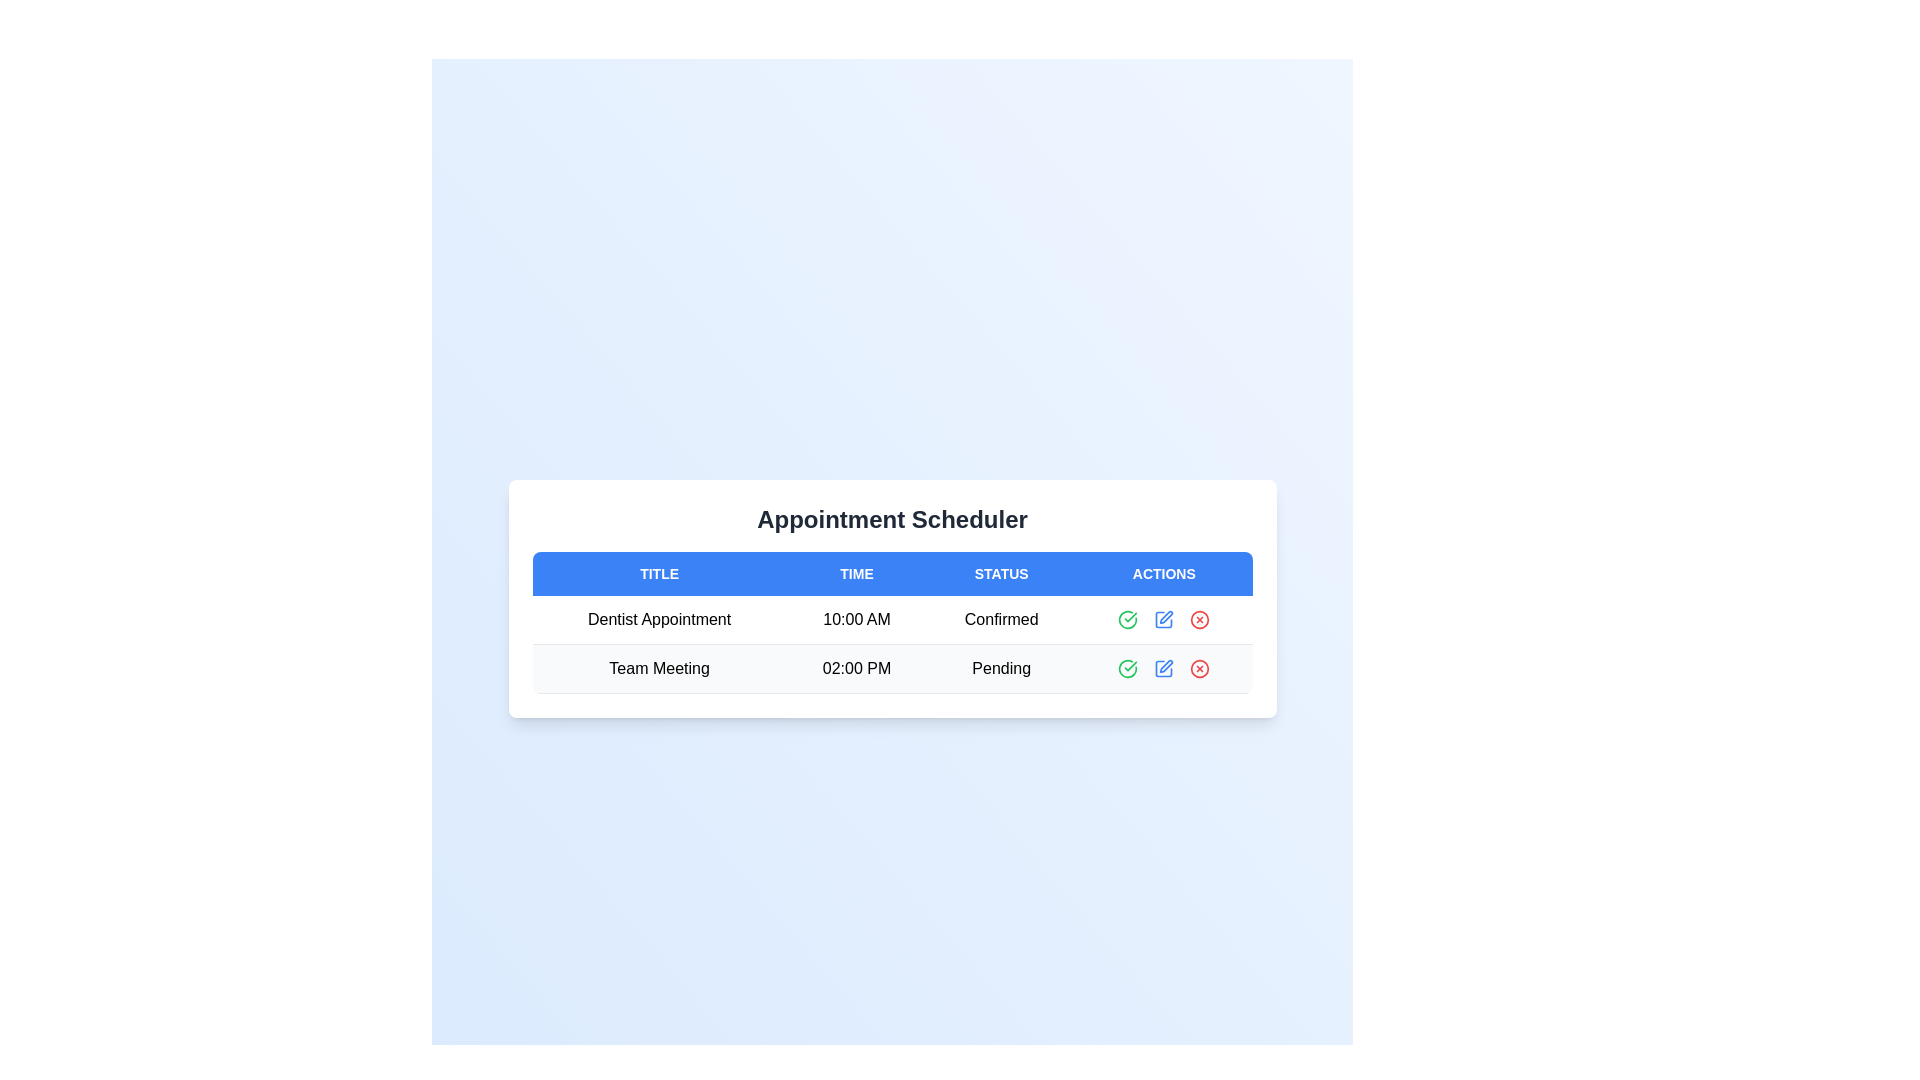  What do you see at coordinates (857, 668) in the screenshot?
I see `the time label indicating the event 'Team Meeting' in the second row of the table` at bounding box center [857, 668].